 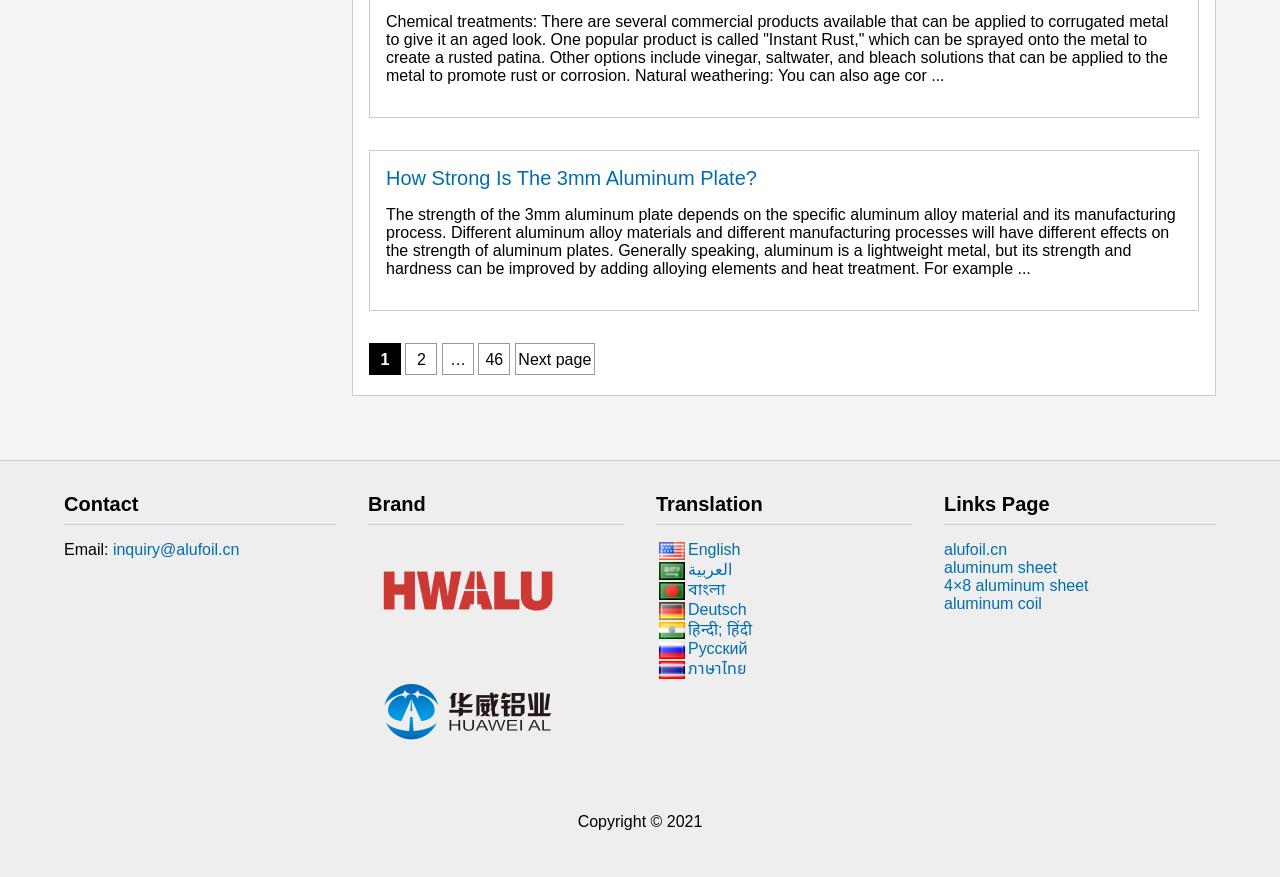 What do you see at coordinates (386, 240) in the screenshot?
I see `'The strength of the 3mm aluminum plate depends on the specific aluminum alloy material and its manufacturing process. Different aluminum alloy materials and different manufacturing processes will have different effects on the strength of aluminum plates. Generally speaking, aluminum is a lightweight metal, but its strength and hardness can be improved by adding alloying elements and heat treatment. For example ...'` at bounding box center [386, 240].